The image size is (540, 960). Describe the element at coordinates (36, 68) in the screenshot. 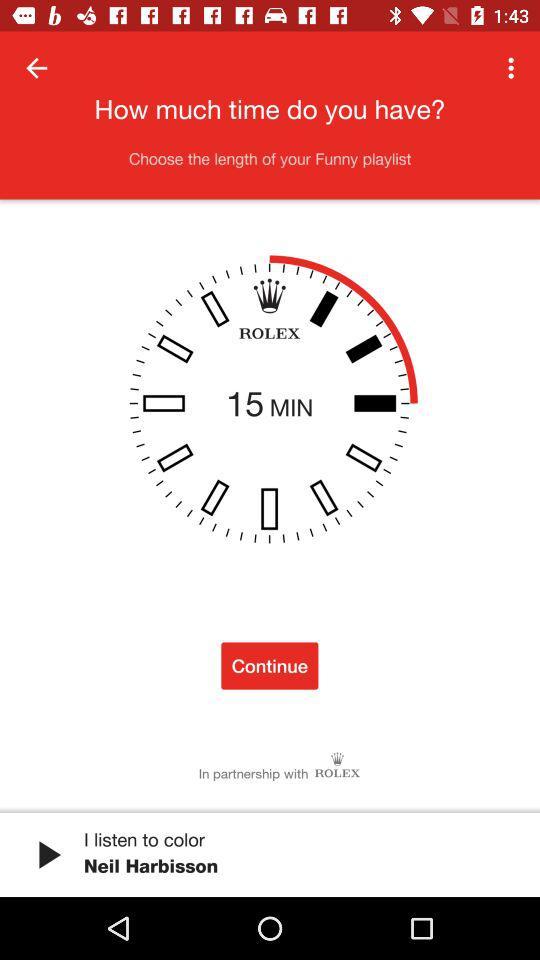

I see `the icon at the top left corner` at that location.